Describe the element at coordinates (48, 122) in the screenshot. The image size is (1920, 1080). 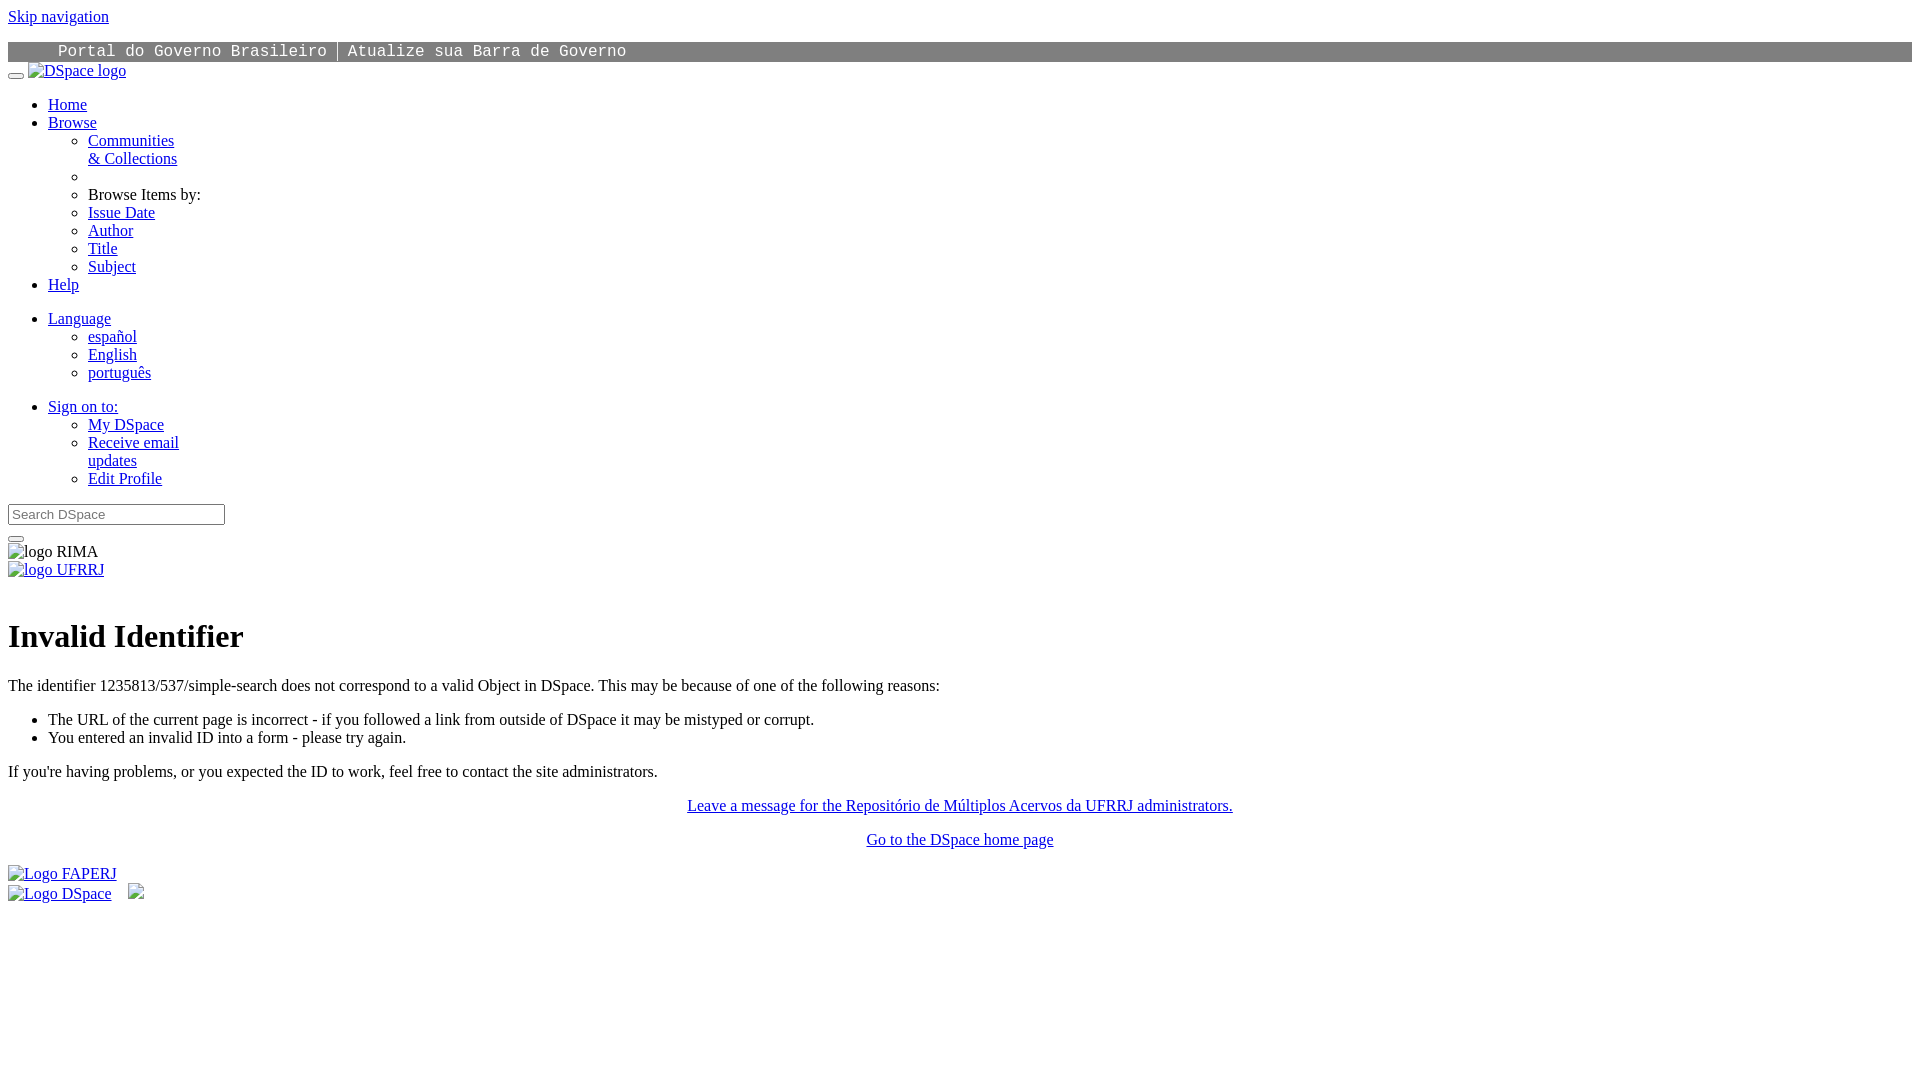
I see `'Browse'` at that location.